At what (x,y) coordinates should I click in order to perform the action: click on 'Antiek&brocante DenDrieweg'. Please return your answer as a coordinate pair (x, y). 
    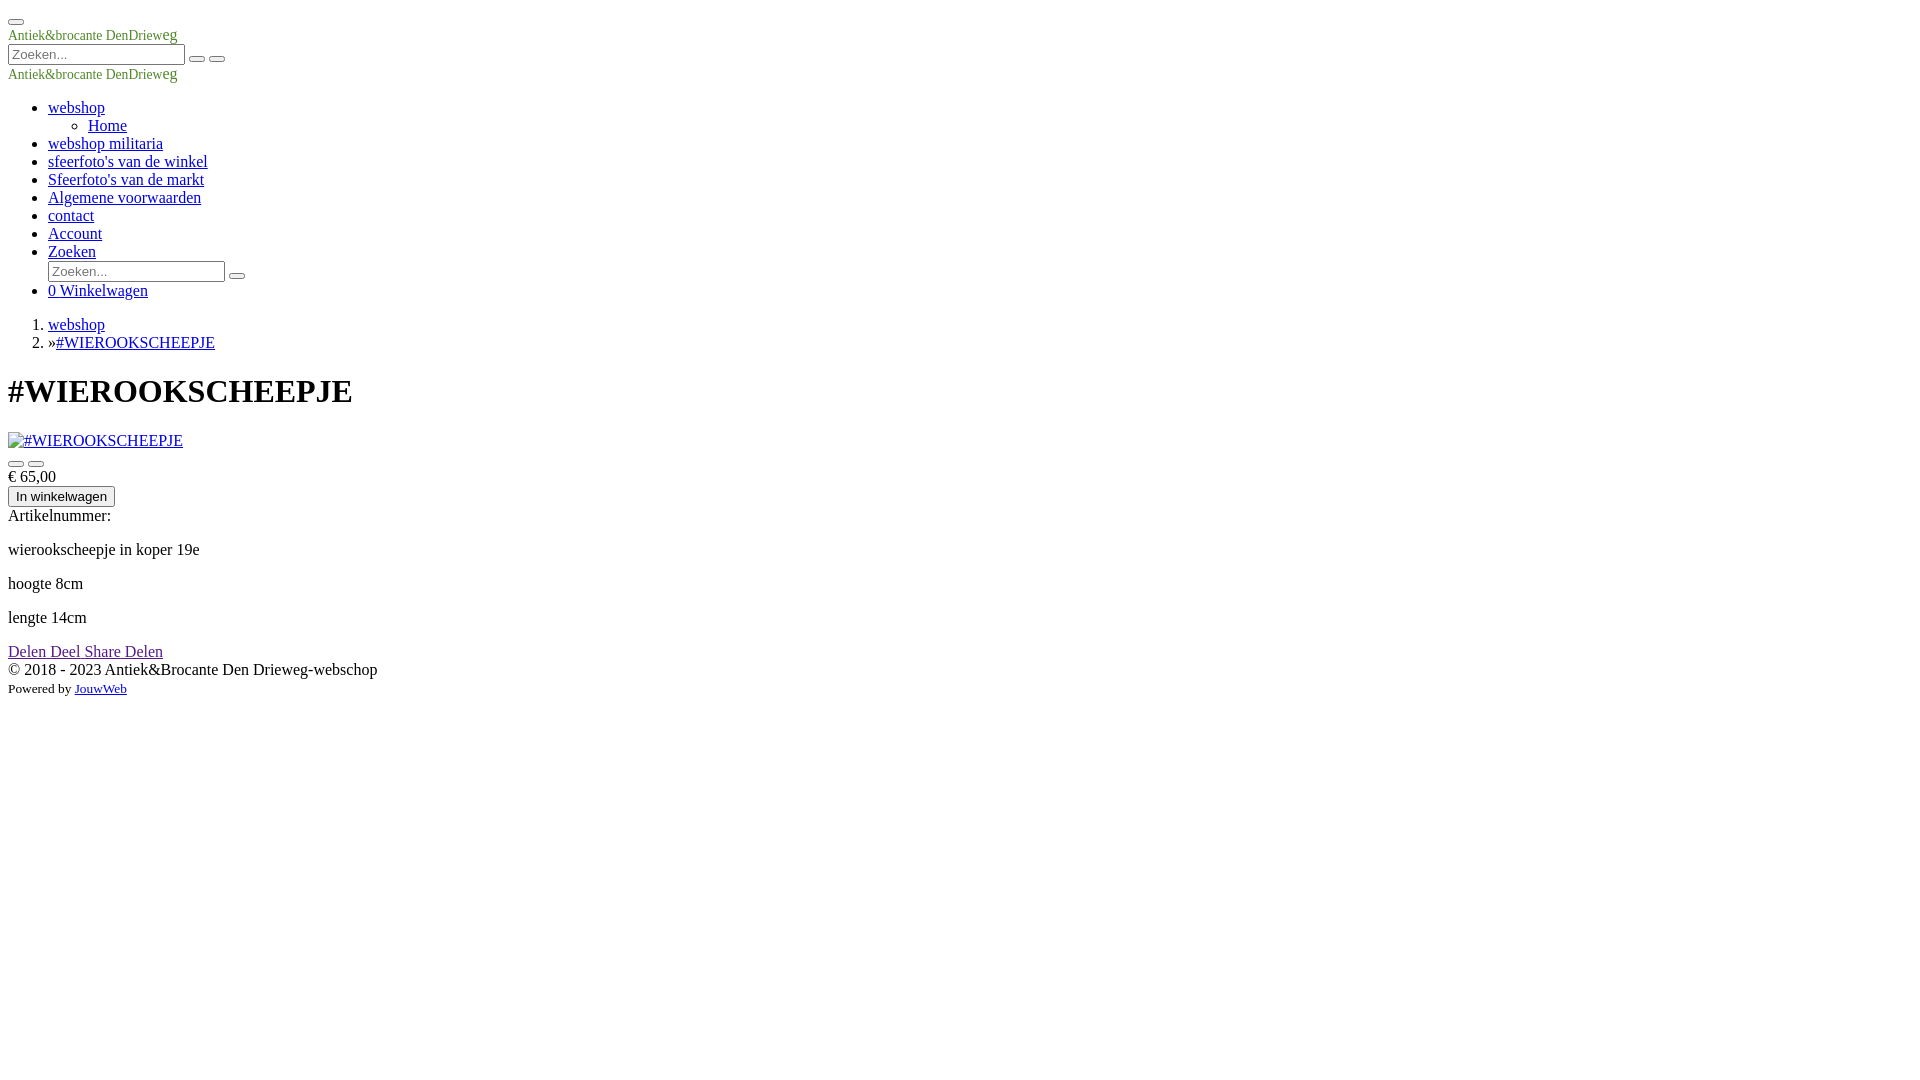
    Looking at the image, I should click on (91, 34).